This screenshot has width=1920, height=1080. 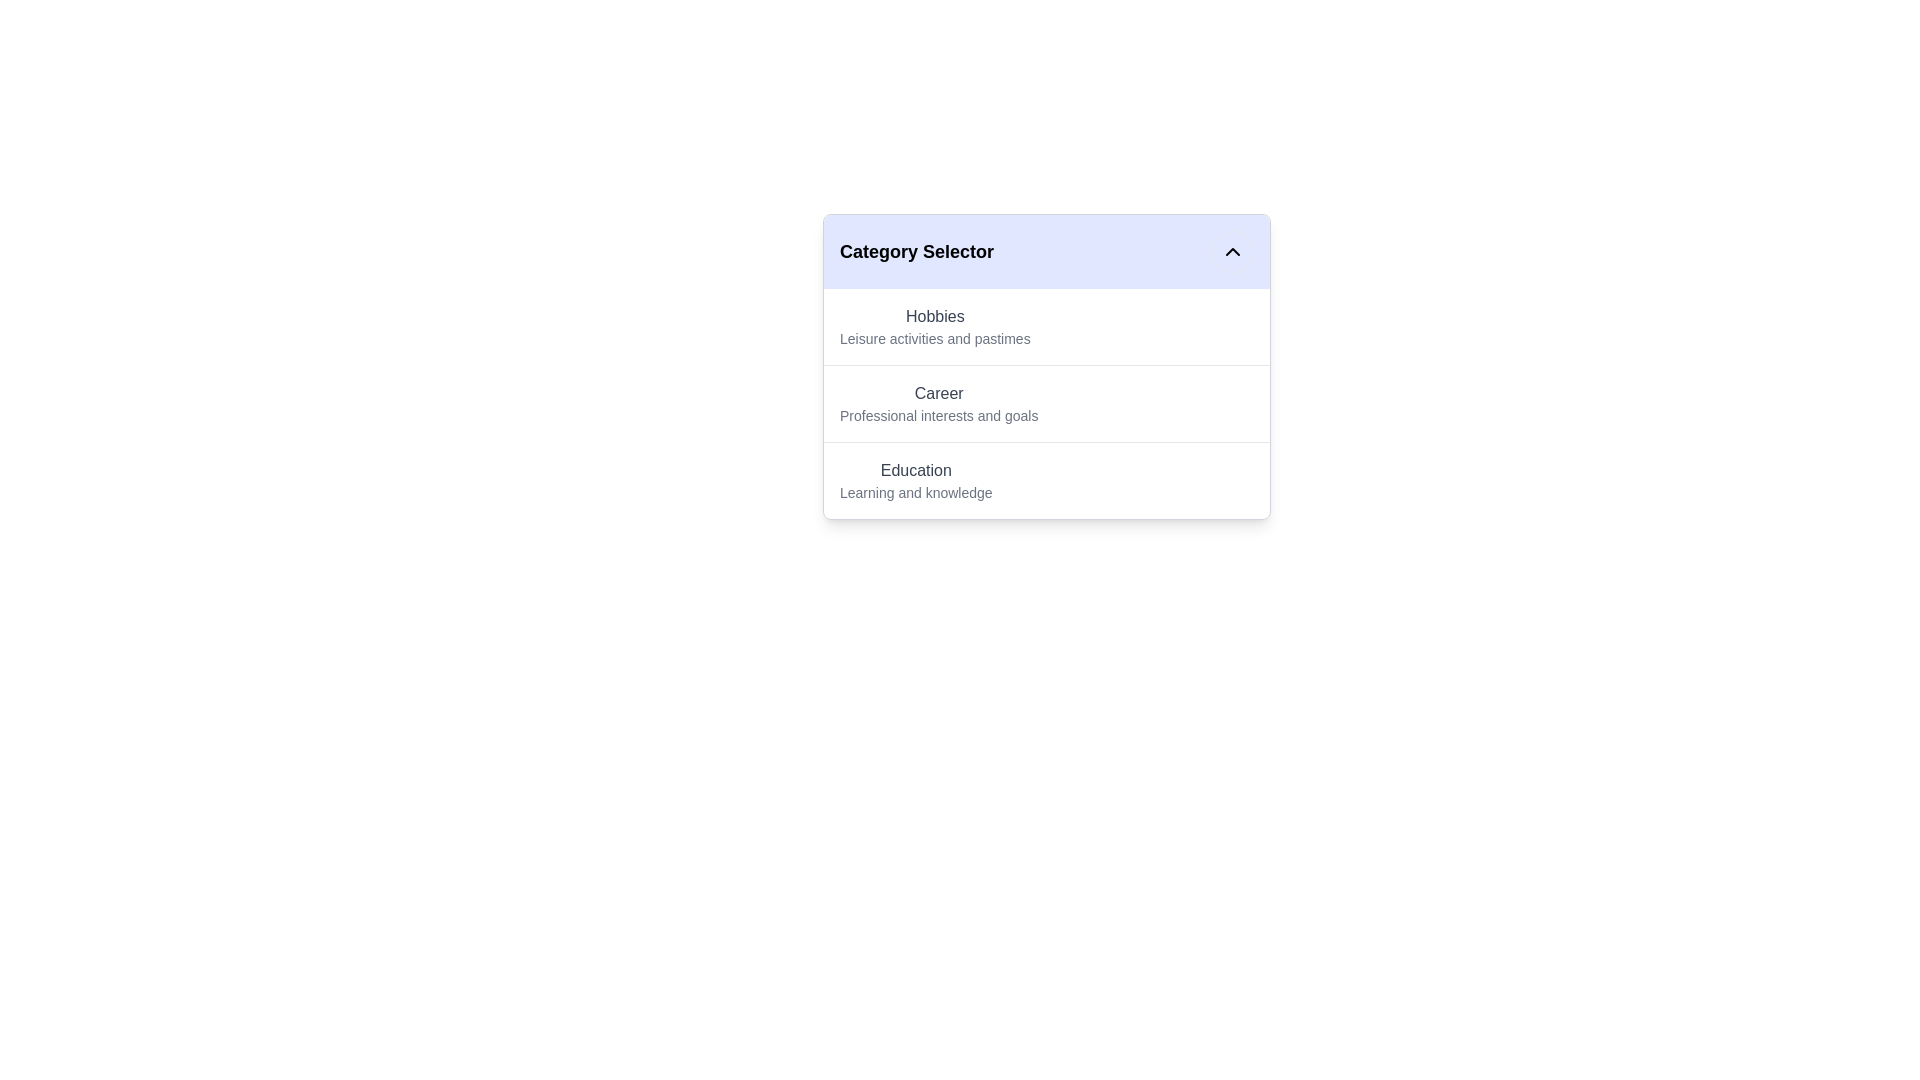 What do you see at coordinates (938, 415) in the screenshot?
I see `the text display that shows 'Professional interests and goals', which is located below the 'Career' text in the 'Category Selector' menu` at bounding box center [938, 415].